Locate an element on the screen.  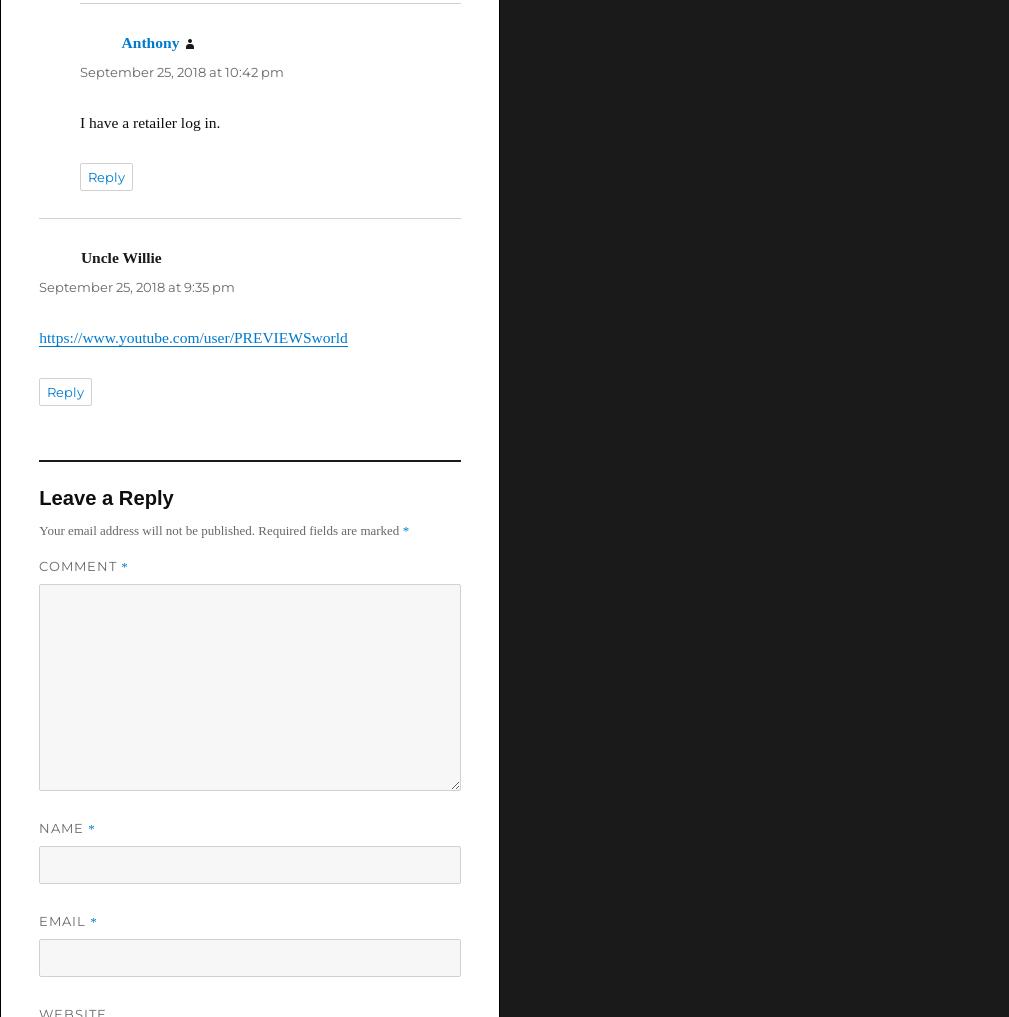
'Email' is located at coordinates (63, 919).